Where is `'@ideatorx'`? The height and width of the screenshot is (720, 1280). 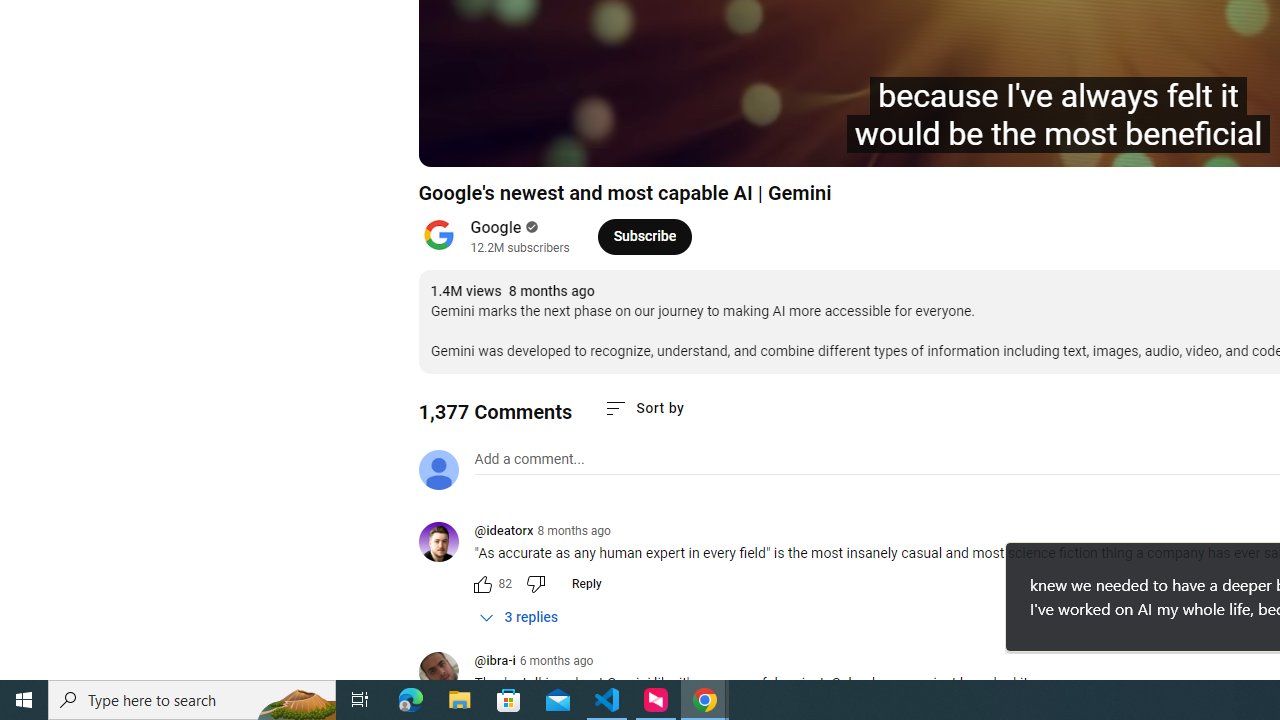 '@ideatorx' is located at coordinates (445, 543).